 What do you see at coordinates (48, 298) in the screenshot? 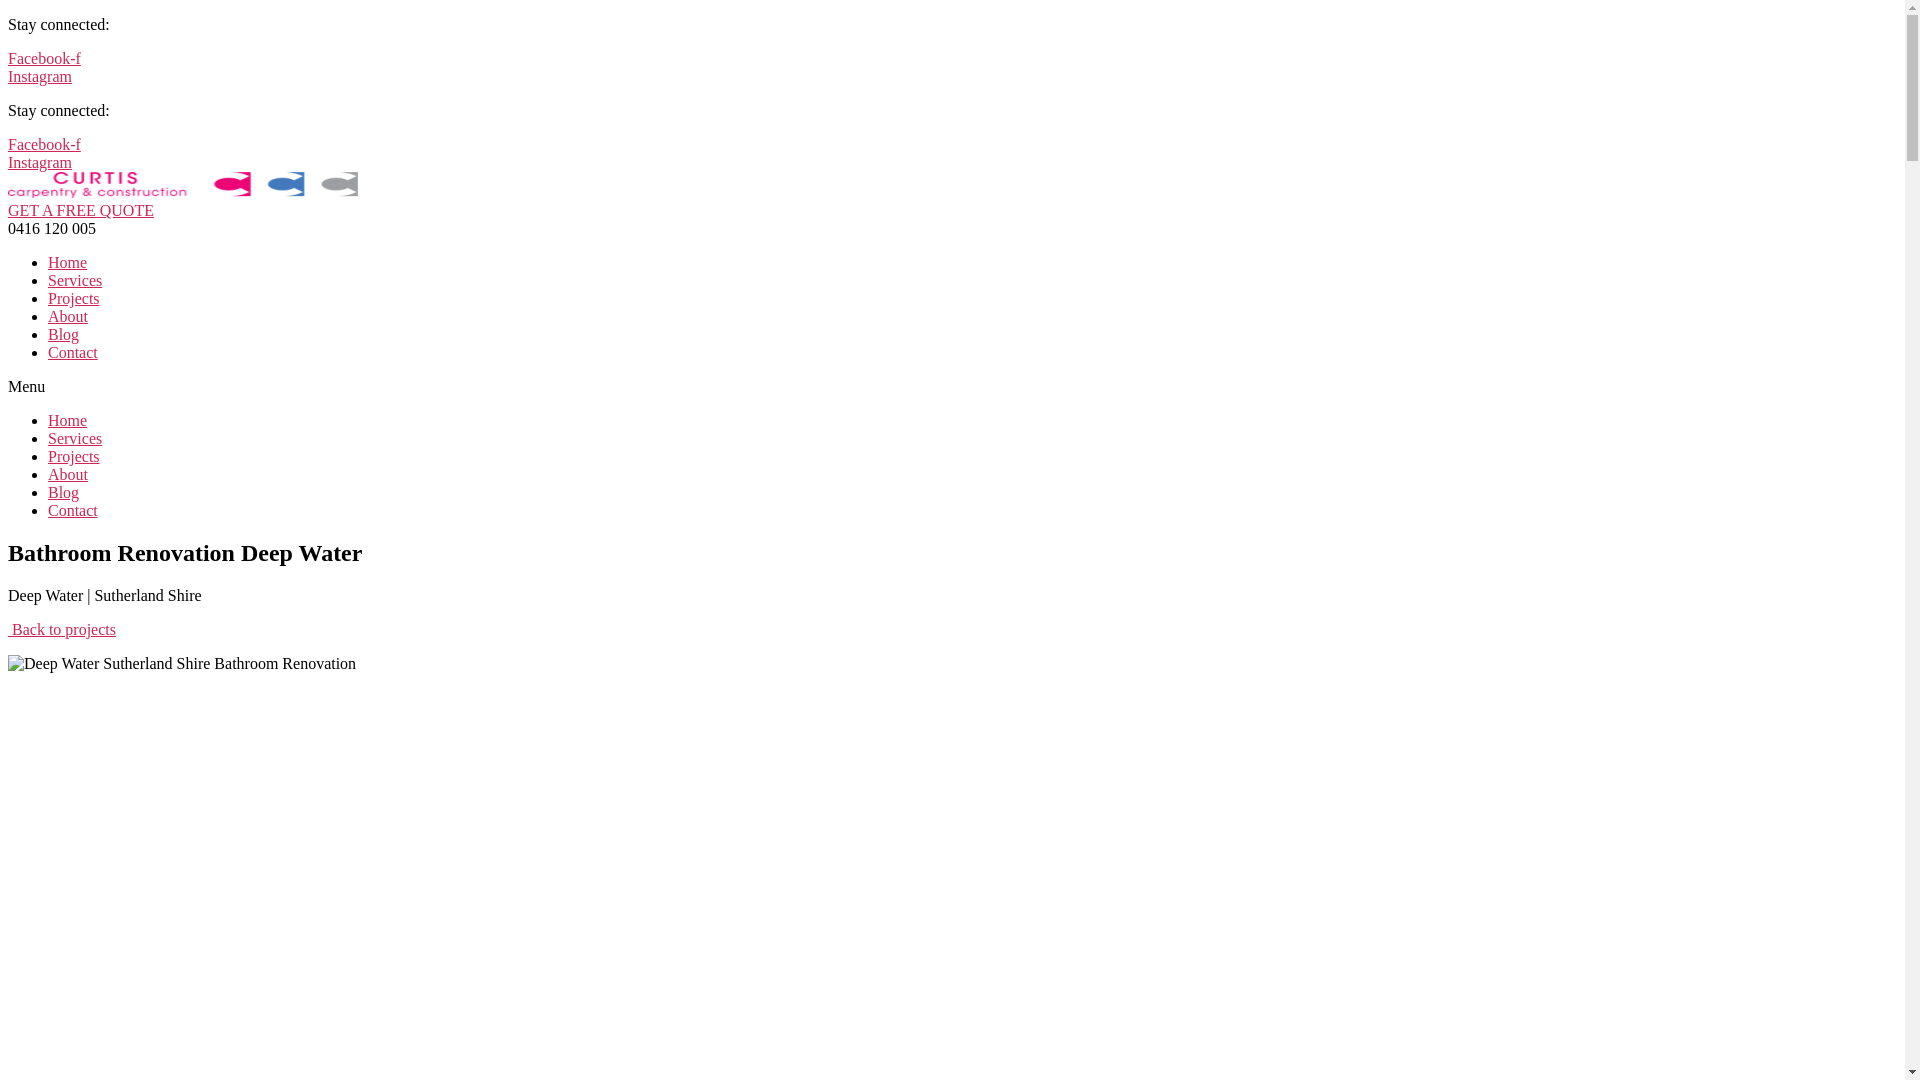
I see `'Projects'` at bounding box center [48, 298].